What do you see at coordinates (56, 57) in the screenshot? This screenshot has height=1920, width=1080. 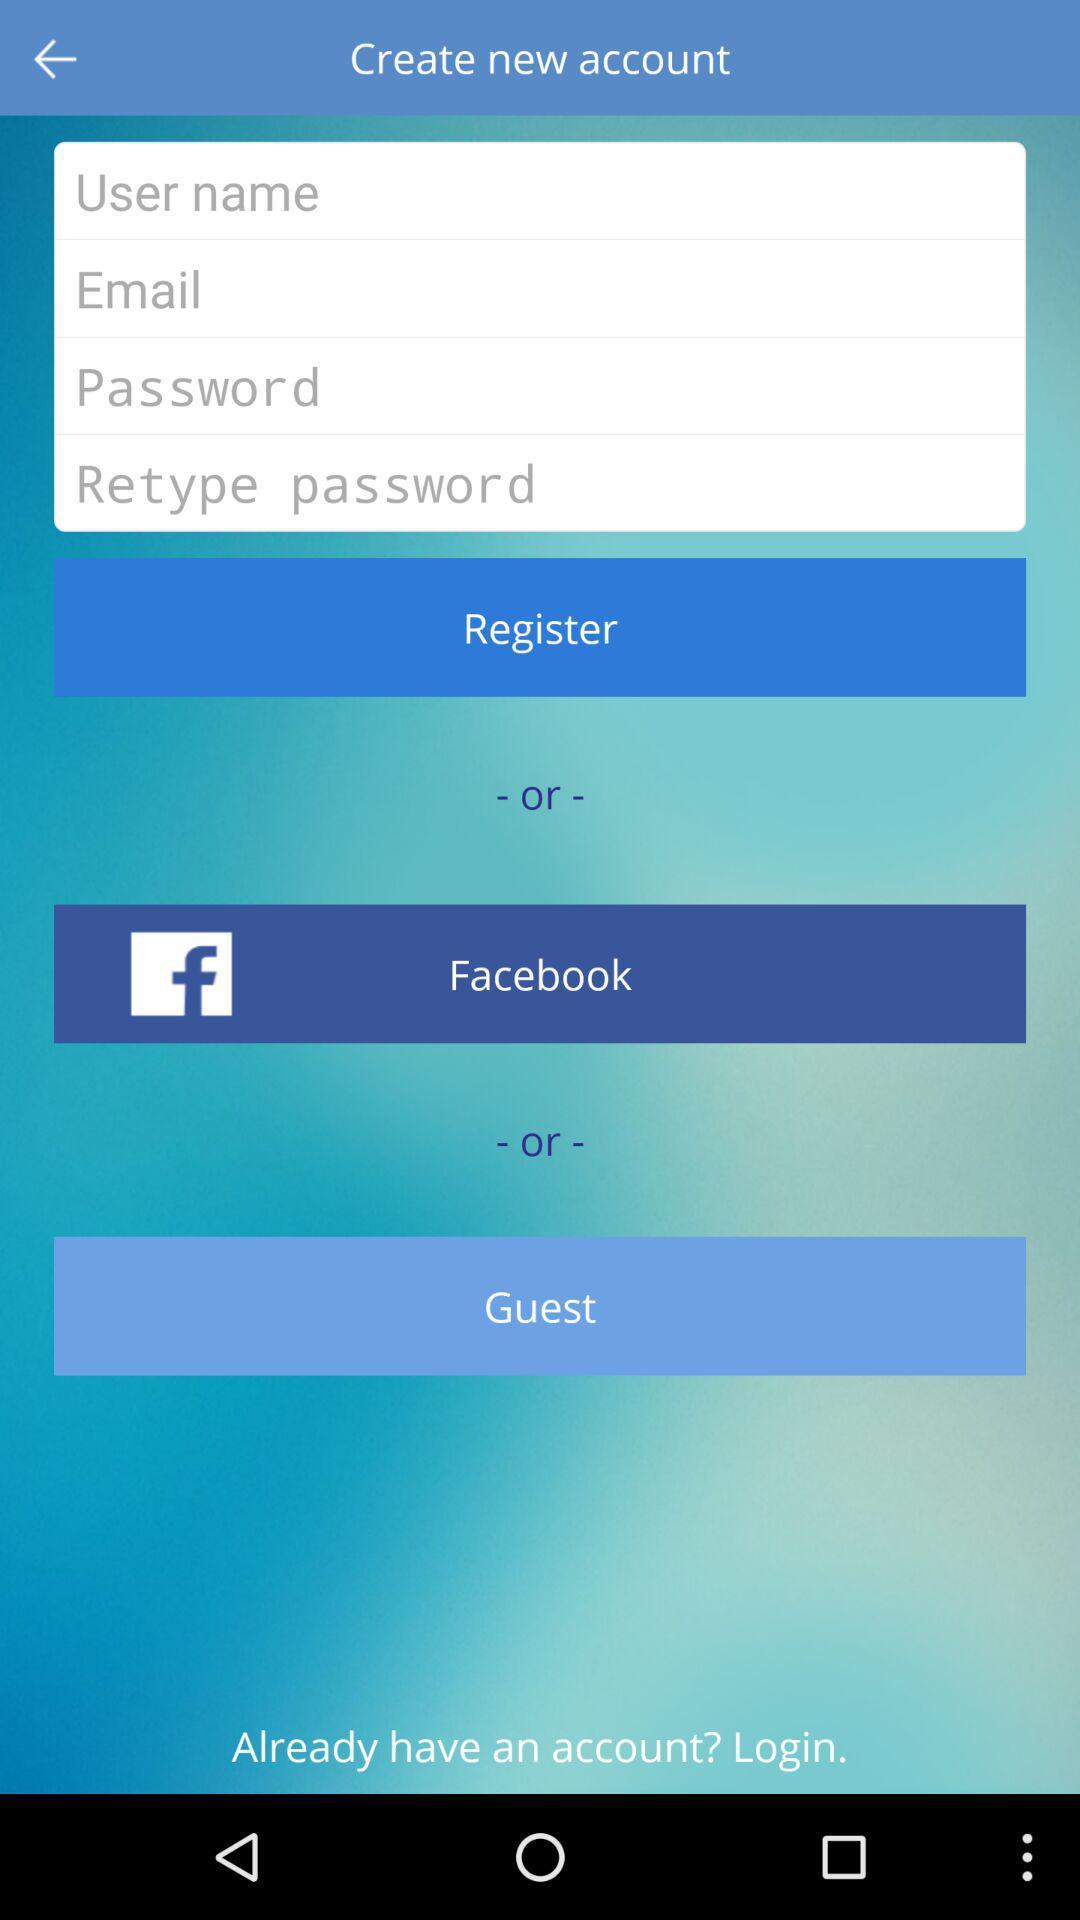 I see `item to the left of create new account item` at bounding box center [56, 57].